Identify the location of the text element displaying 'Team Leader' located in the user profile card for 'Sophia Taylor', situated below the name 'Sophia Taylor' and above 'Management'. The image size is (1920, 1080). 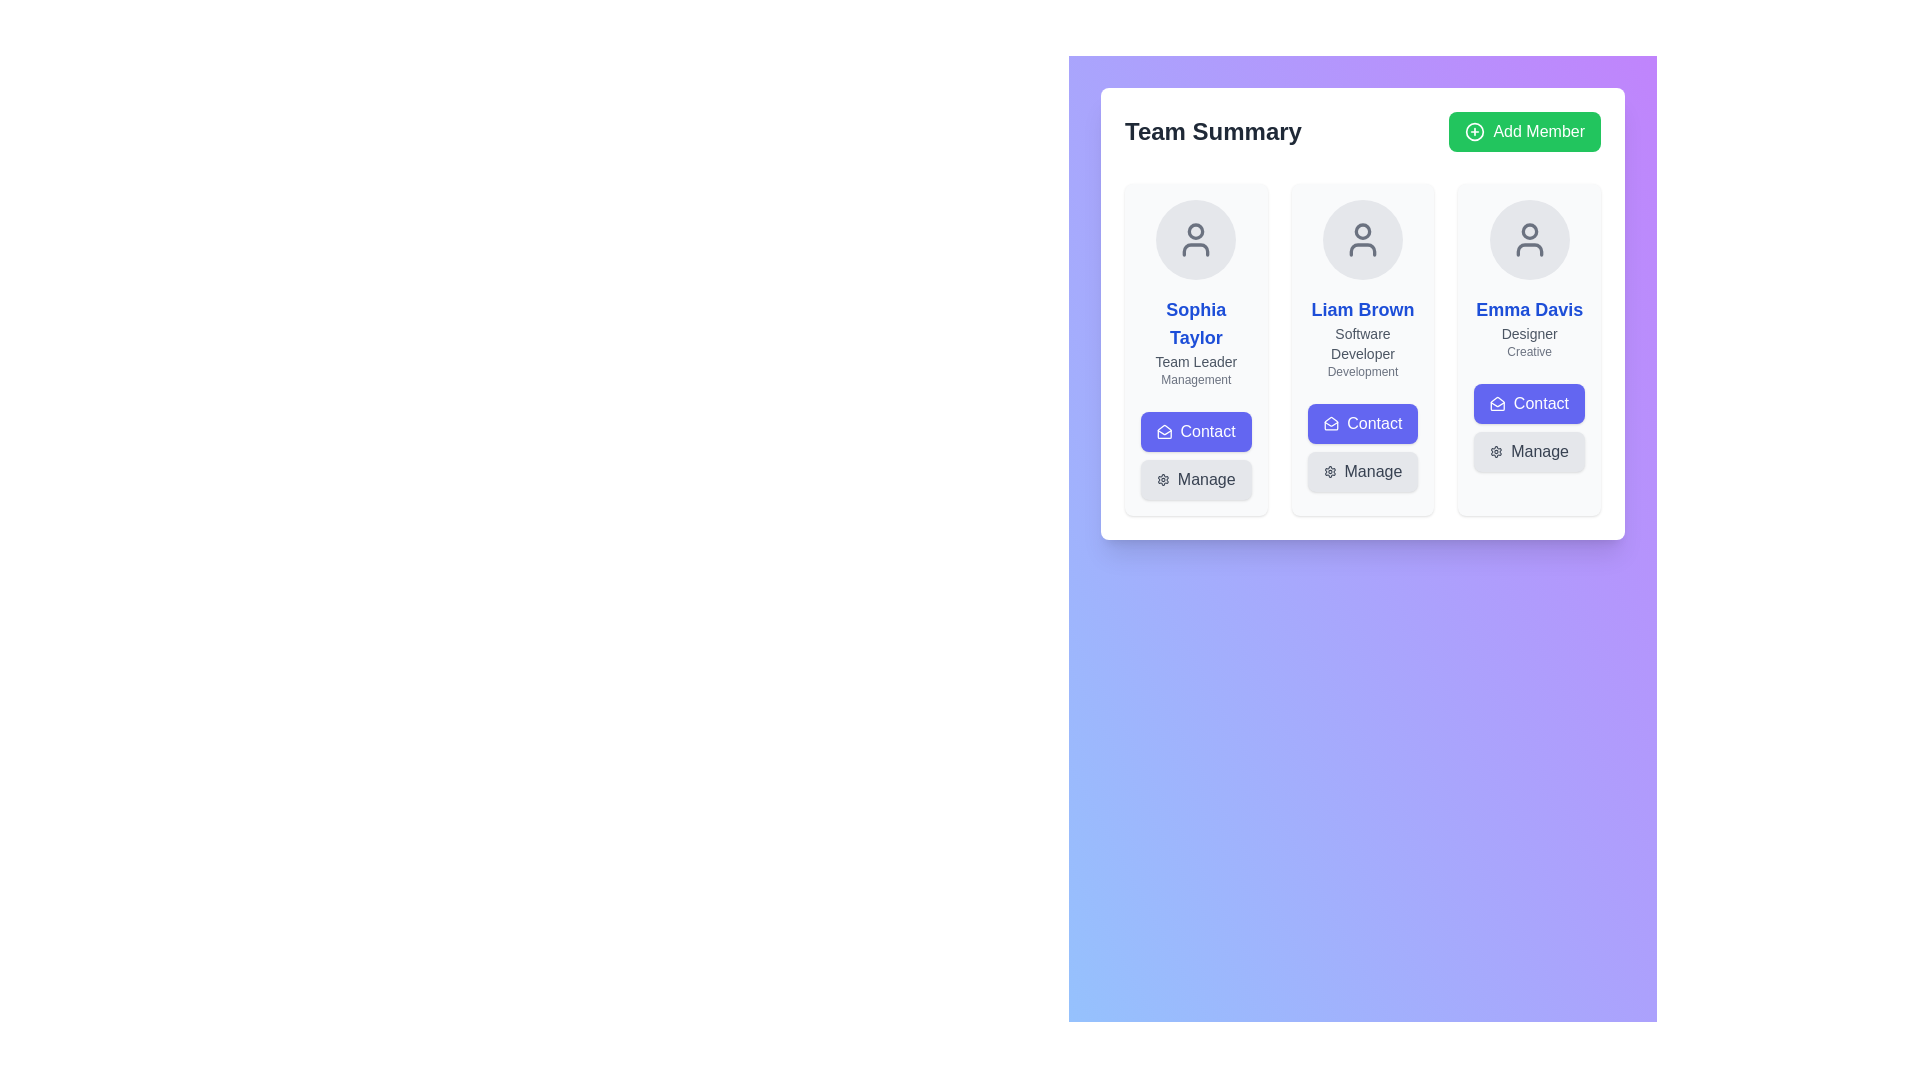
(1196, 362).